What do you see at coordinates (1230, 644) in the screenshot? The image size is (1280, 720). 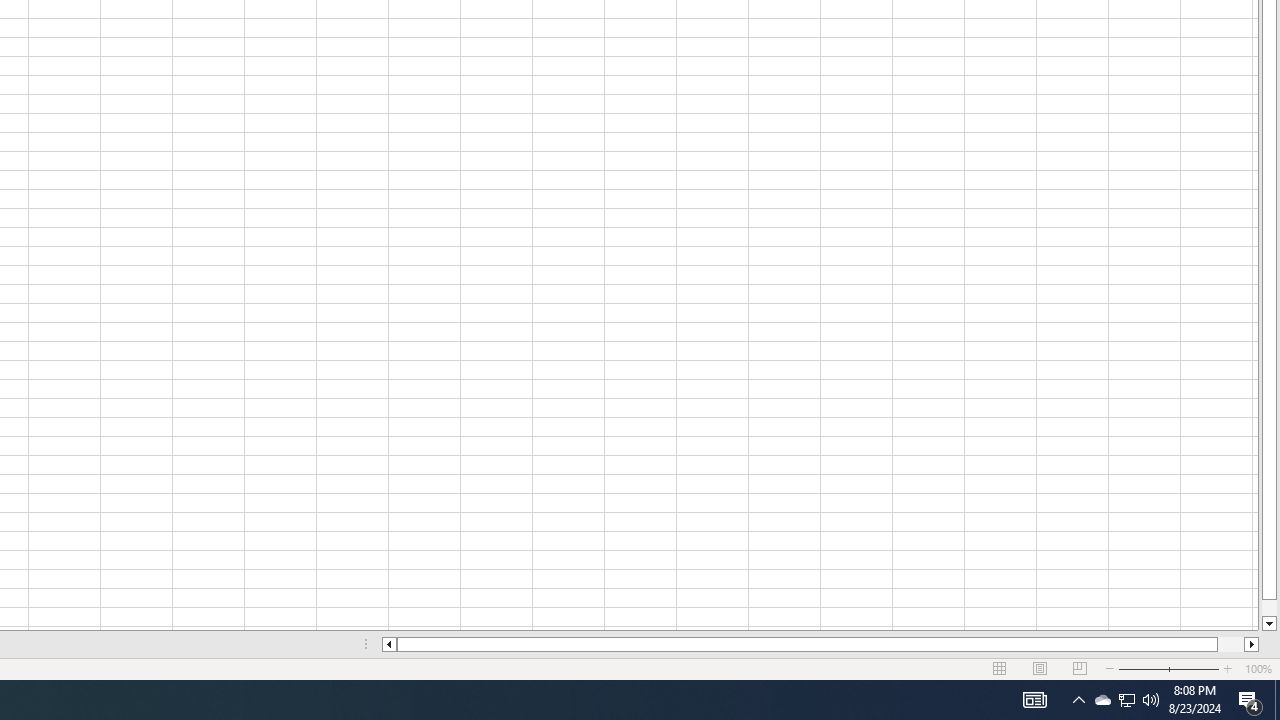 I see `'Page right'` at bounding box center [1230, 644].